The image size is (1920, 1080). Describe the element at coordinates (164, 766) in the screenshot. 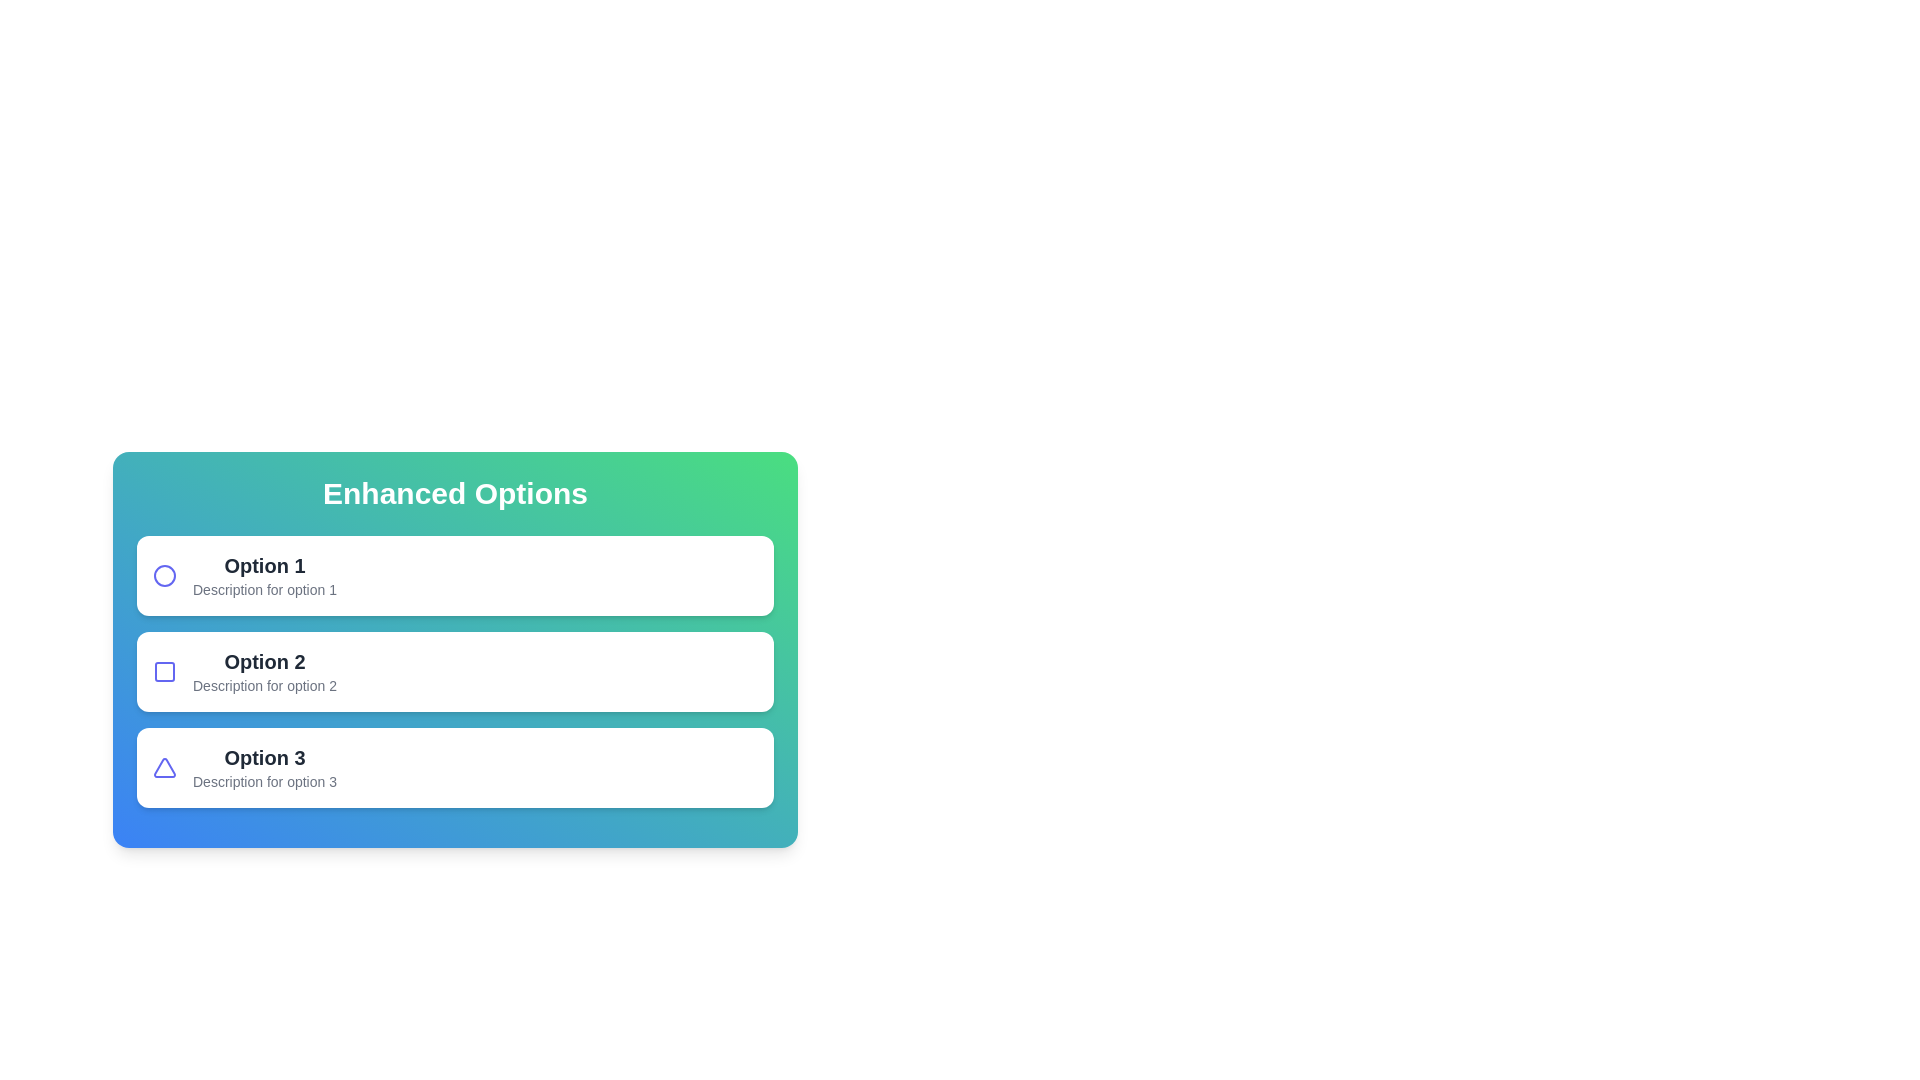

I see `the triangular warning icon located to the left of the text 'Option 3'` at that location.